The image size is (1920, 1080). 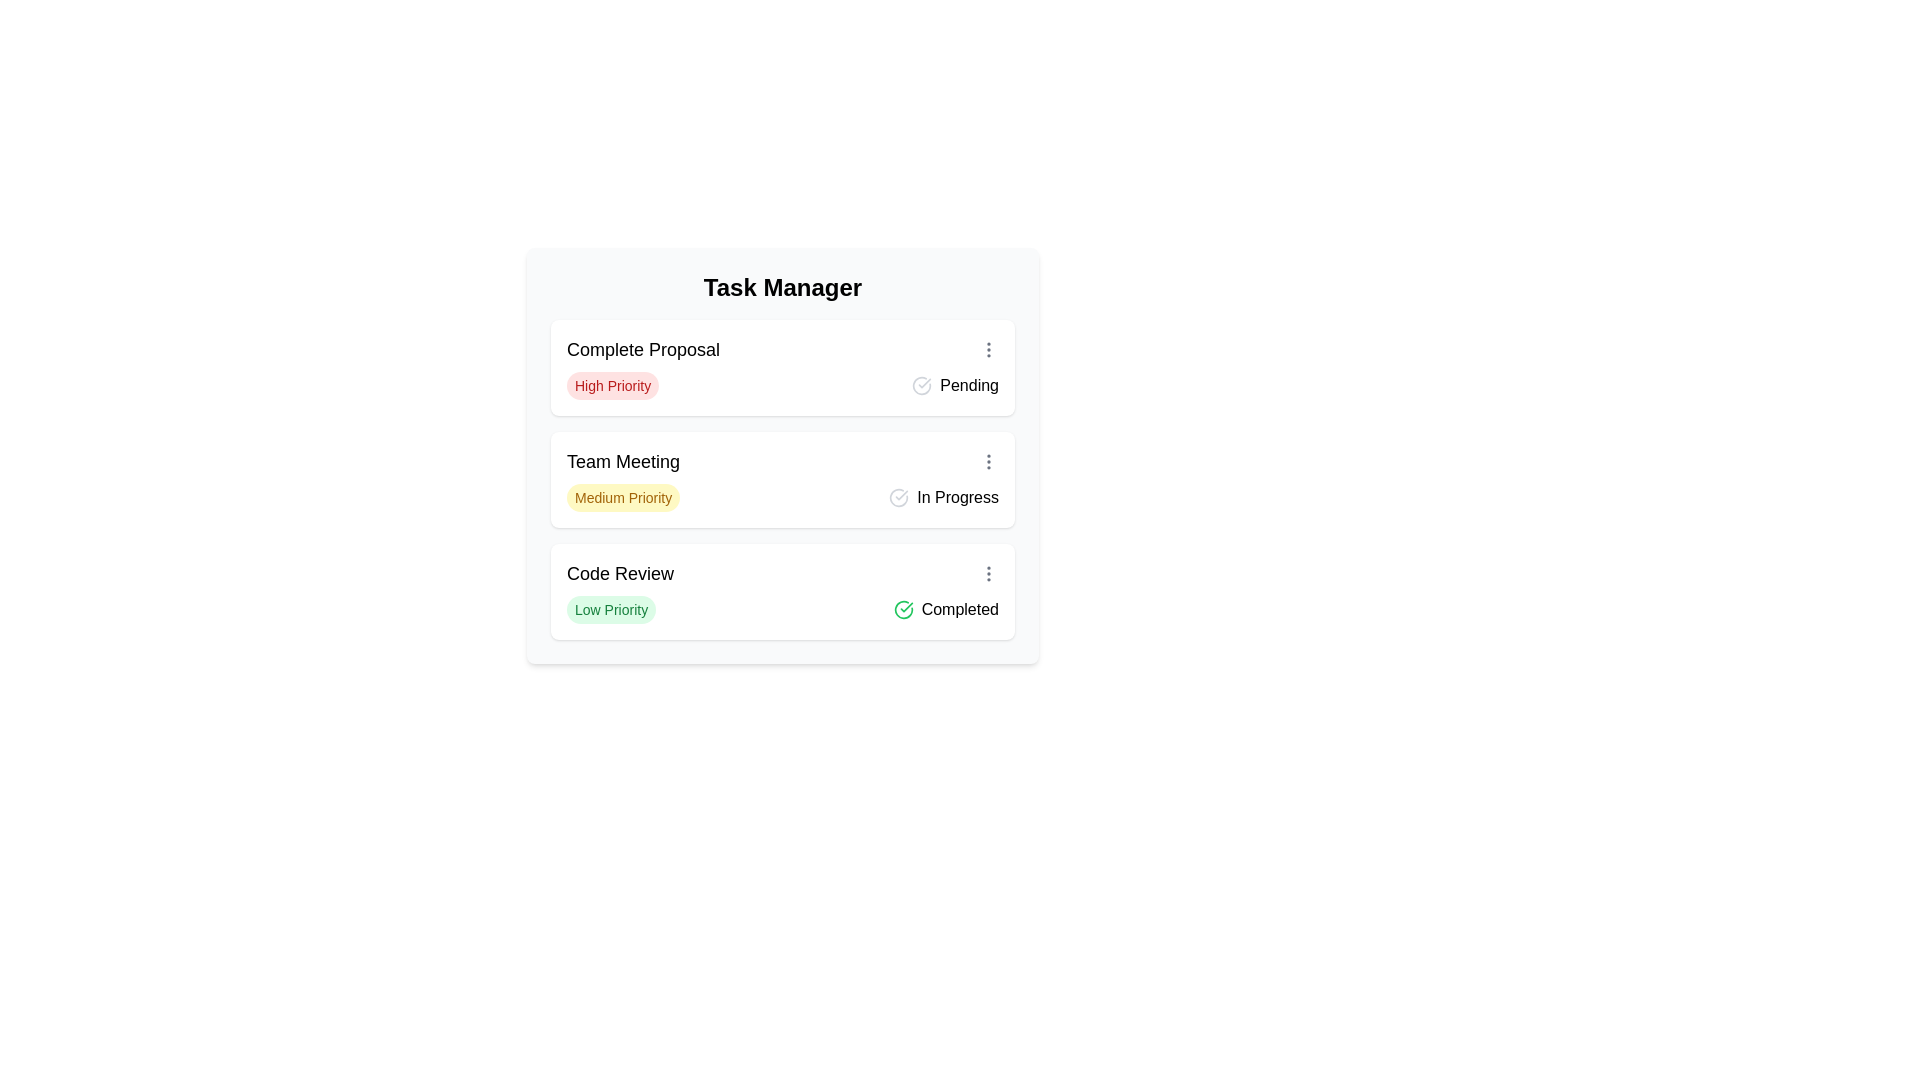 What do you see at coordinates (957, 496) in the screenshot?
I see `the status label indicating 'Team Meeting' for accessibility purposes` at bounding box center [957, 496].